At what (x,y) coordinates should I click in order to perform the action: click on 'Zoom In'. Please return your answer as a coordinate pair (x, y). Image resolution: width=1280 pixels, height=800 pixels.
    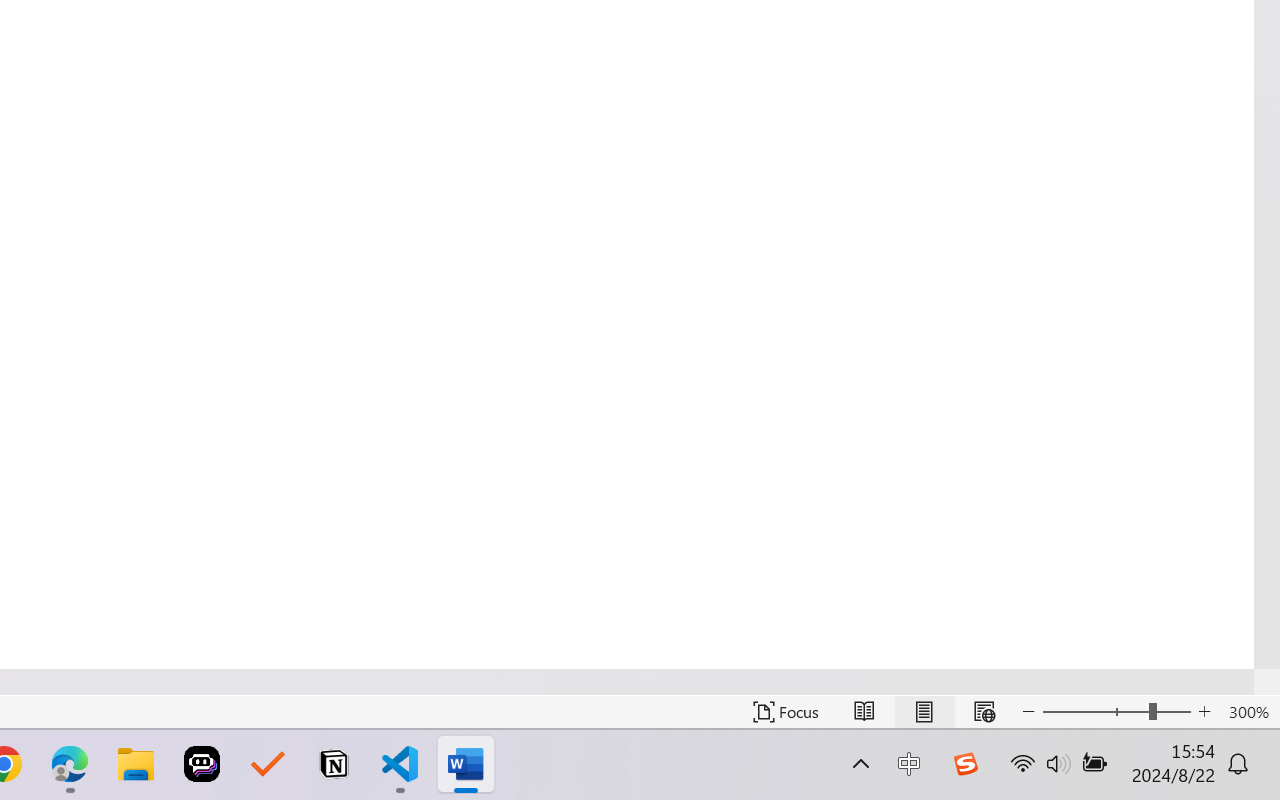
    Looking at the image, I should click on (1204, 711).